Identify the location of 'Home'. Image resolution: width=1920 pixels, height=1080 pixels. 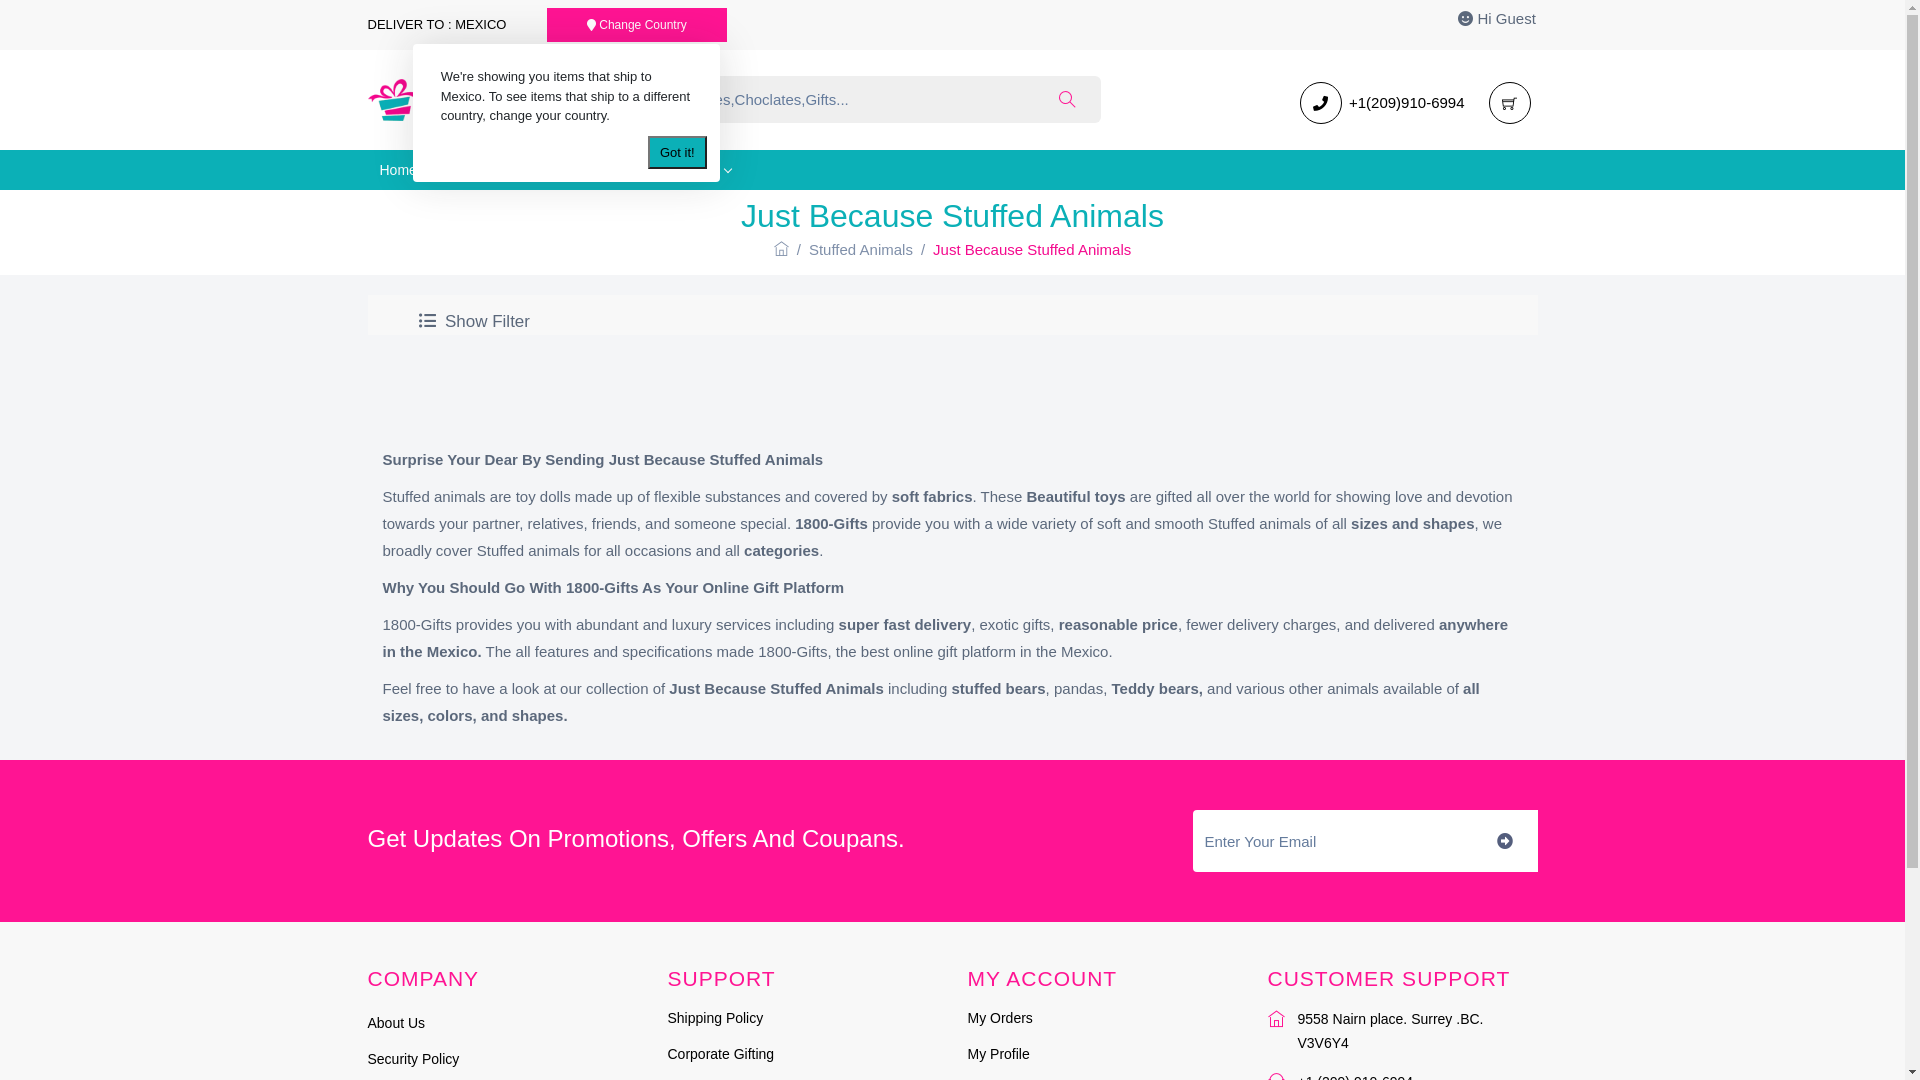
(398, 168).